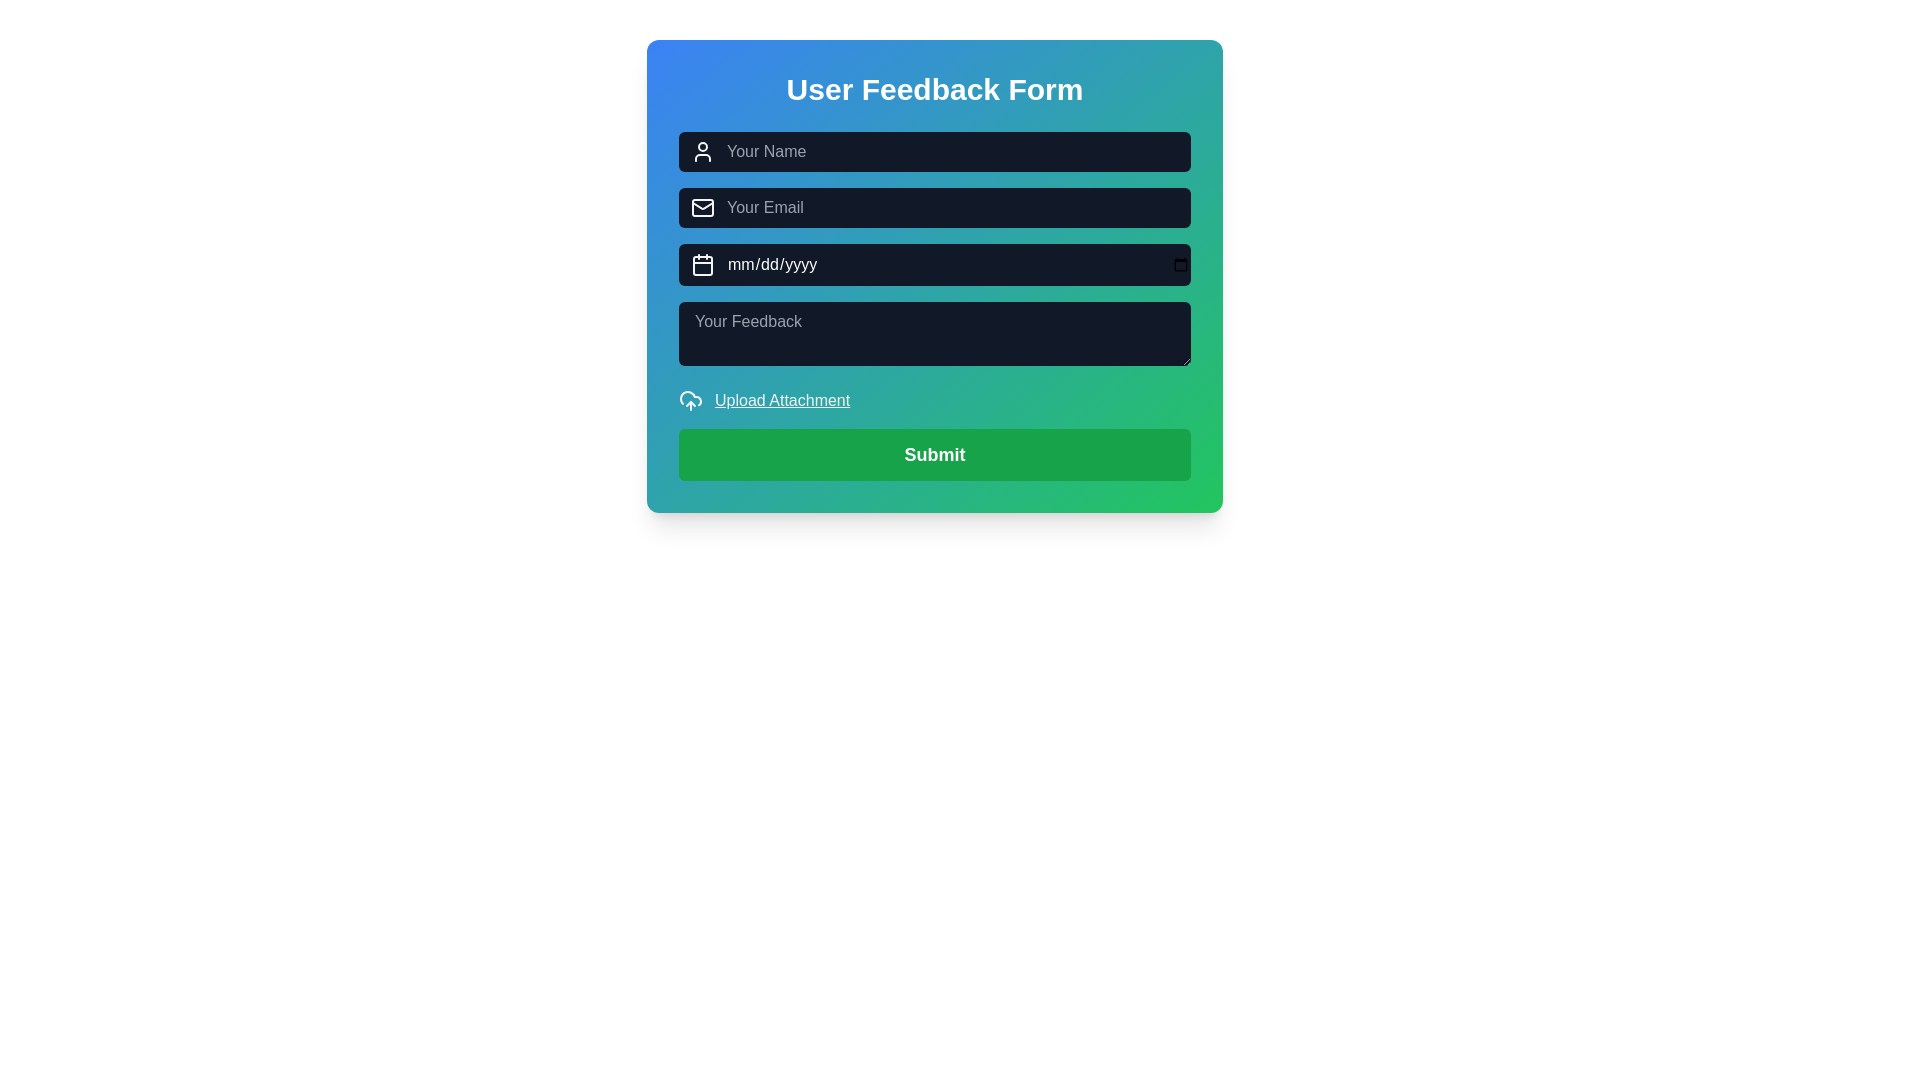 Image resolution: width=1920 pixels, height=1080 pixels. What do you see at coordinates (934, 455) in the screenshot?
I see `the form submission button located at the bottom of the form below the 'Upload Attachment' link` at bounding box center [934, 455].